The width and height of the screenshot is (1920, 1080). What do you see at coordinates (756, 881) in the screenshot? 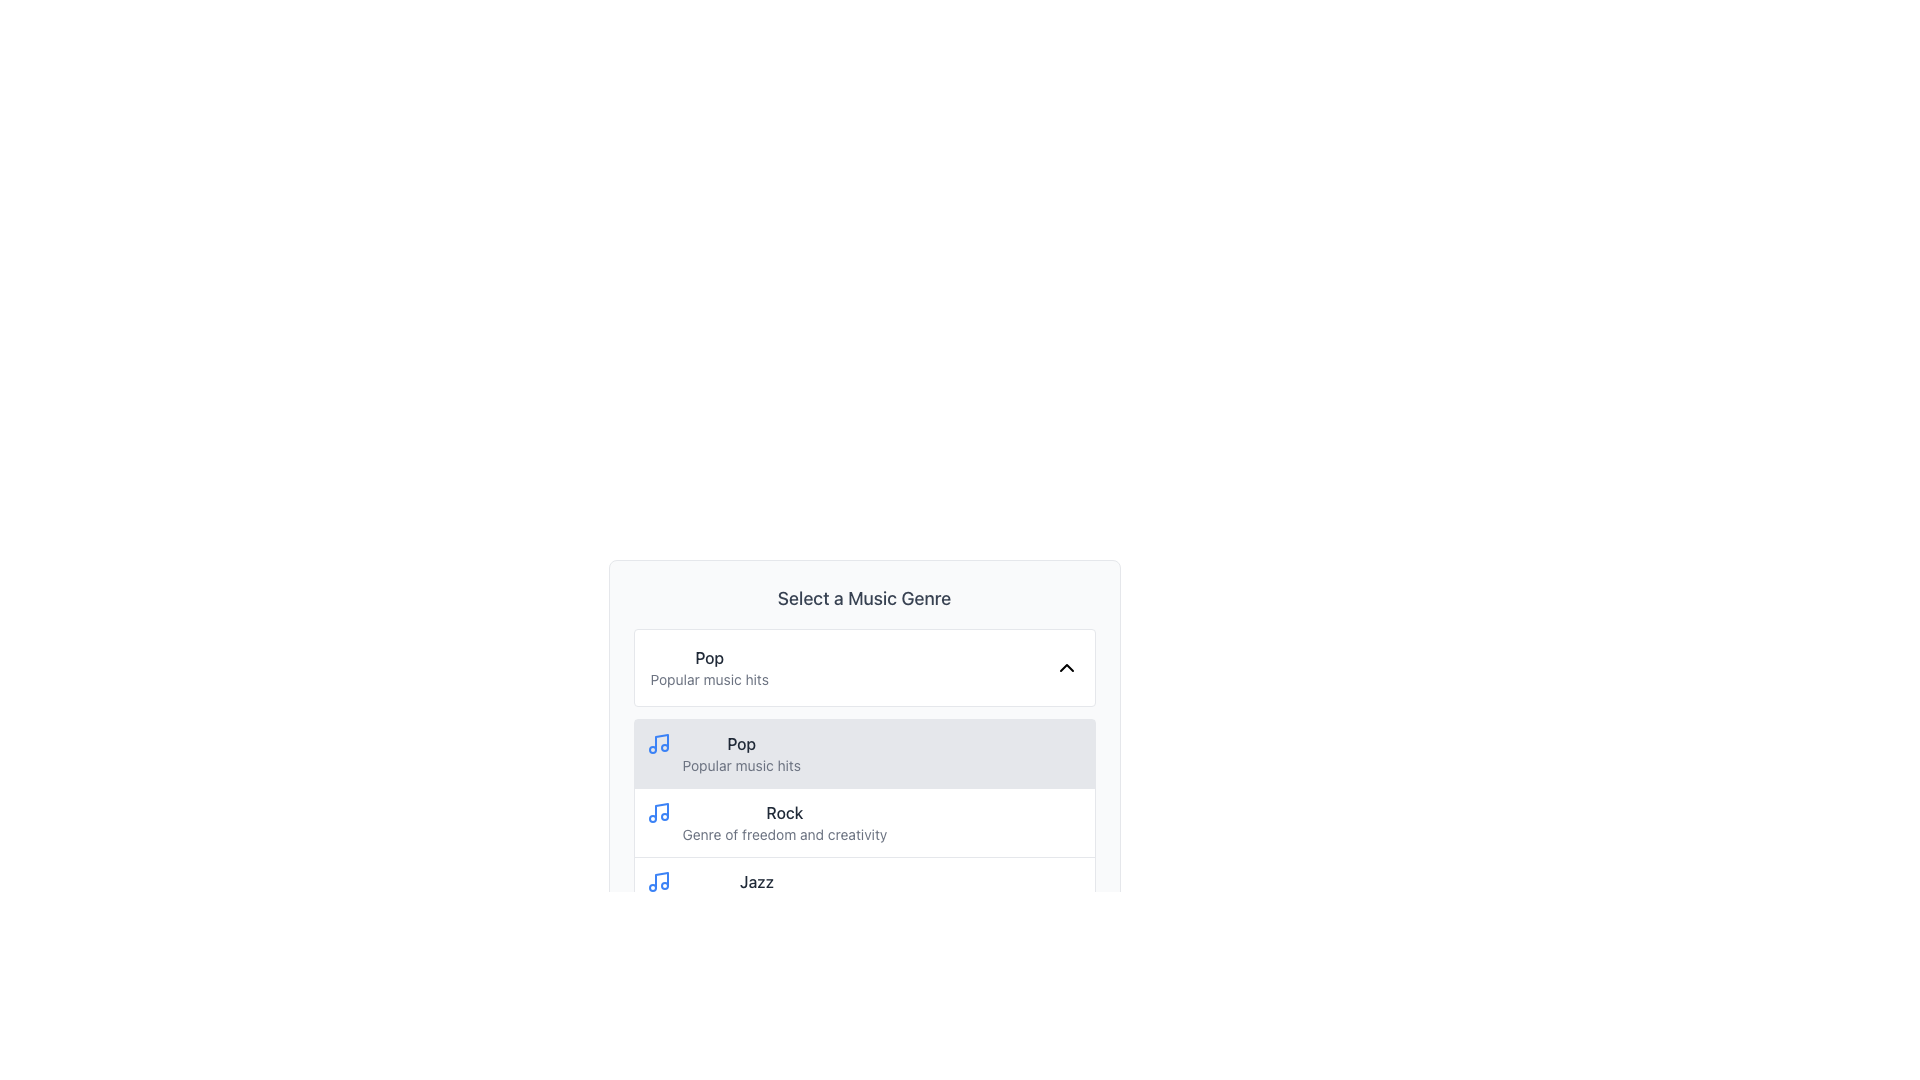
I see `the text label displaying 'Jazz', which is the third option in the music genre selection list` at bounding box center [756, 881].